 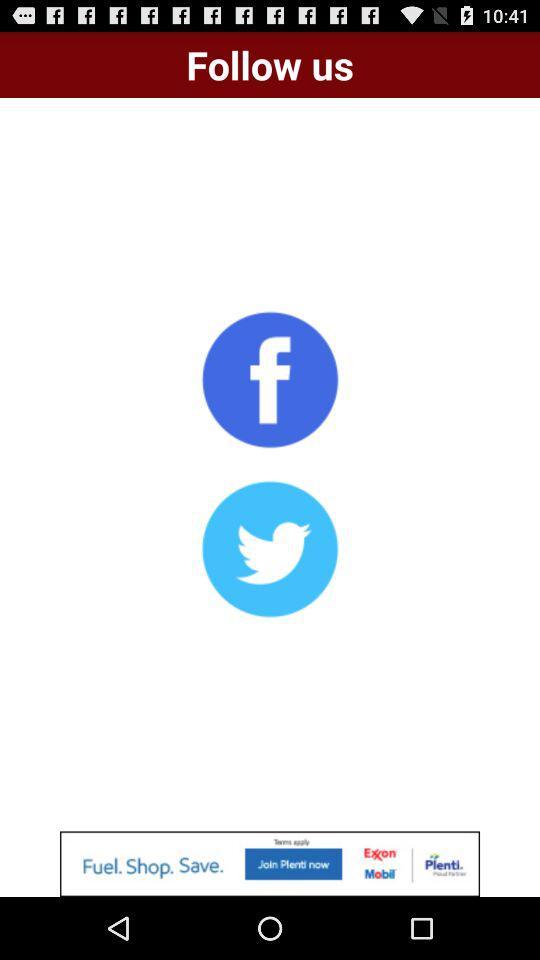 What do you see at coordinates (270, 378) in the screenshot?
I see `click on facebook option` at bounding box center [270, 378].